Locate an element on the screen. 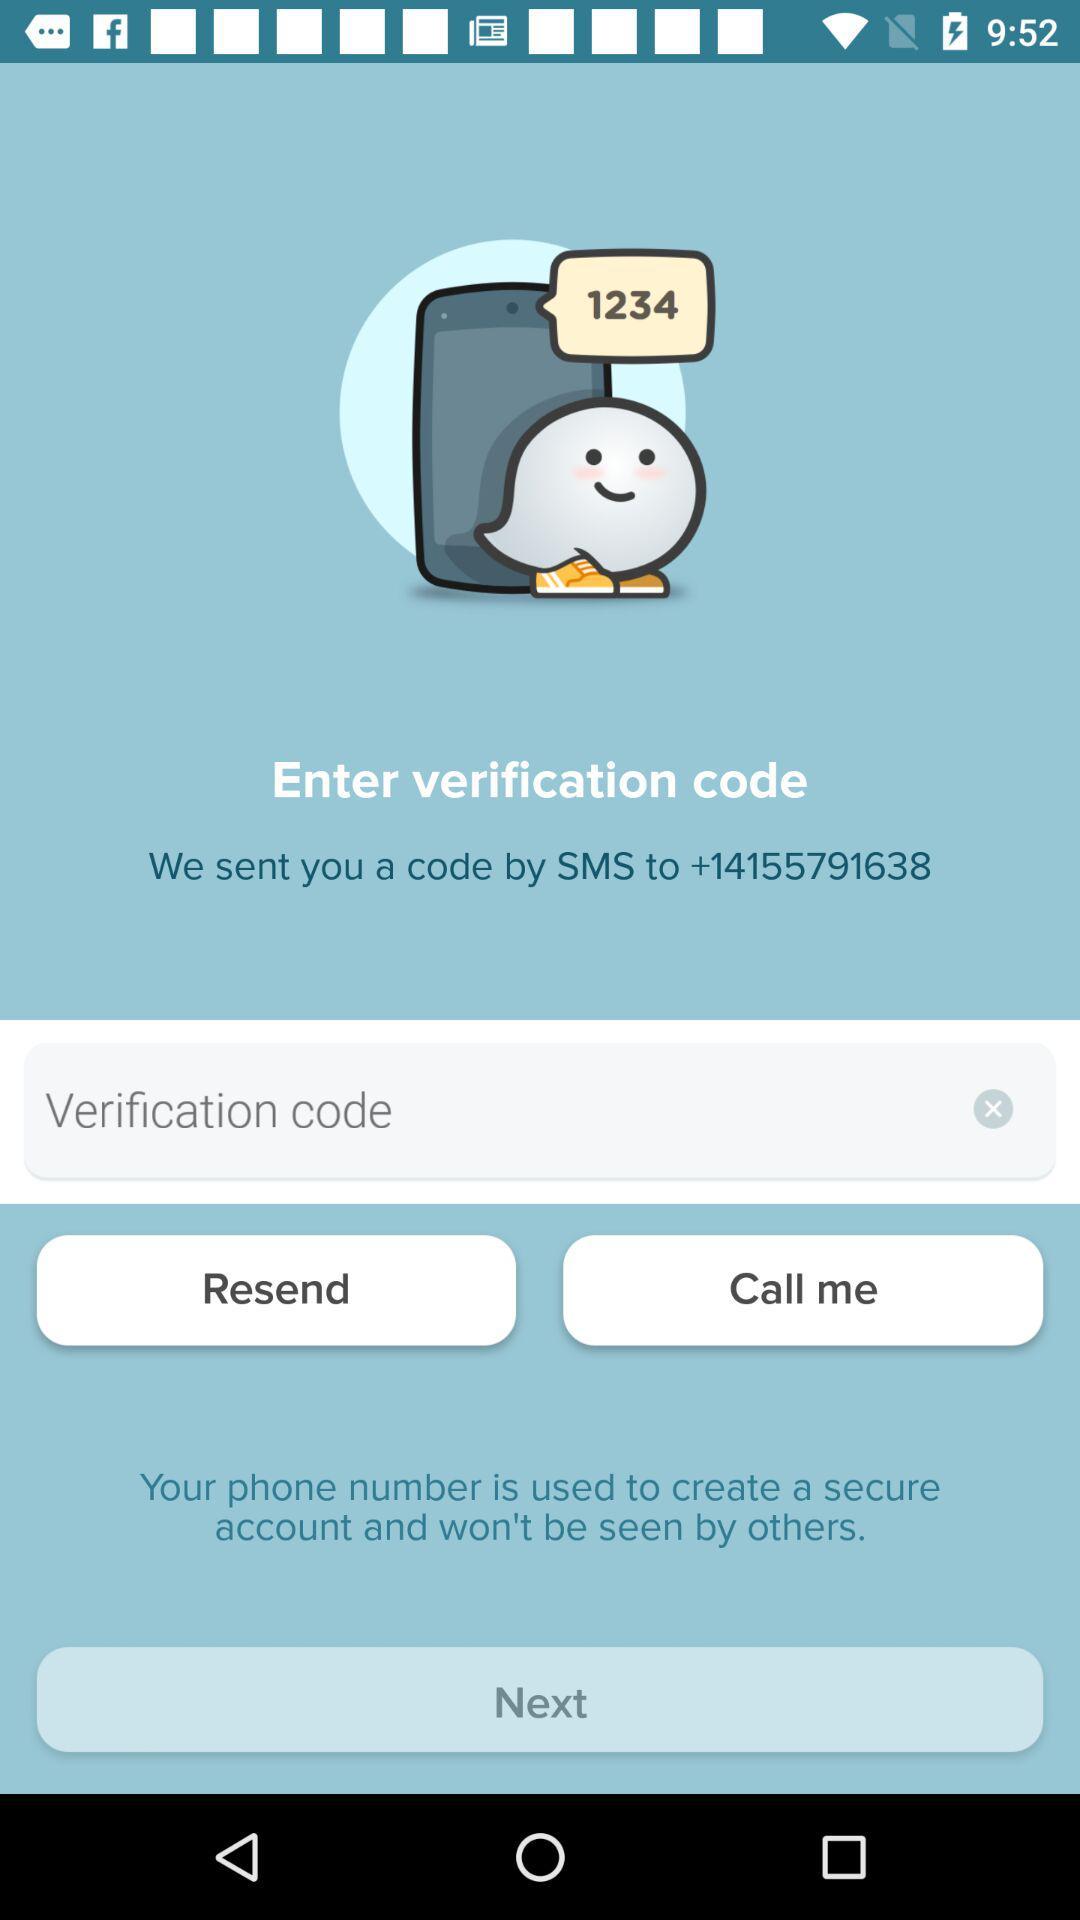 This screenshot has width=1080, height=1920. the item above the your phone number icon is located at coordinates (276, 1295).